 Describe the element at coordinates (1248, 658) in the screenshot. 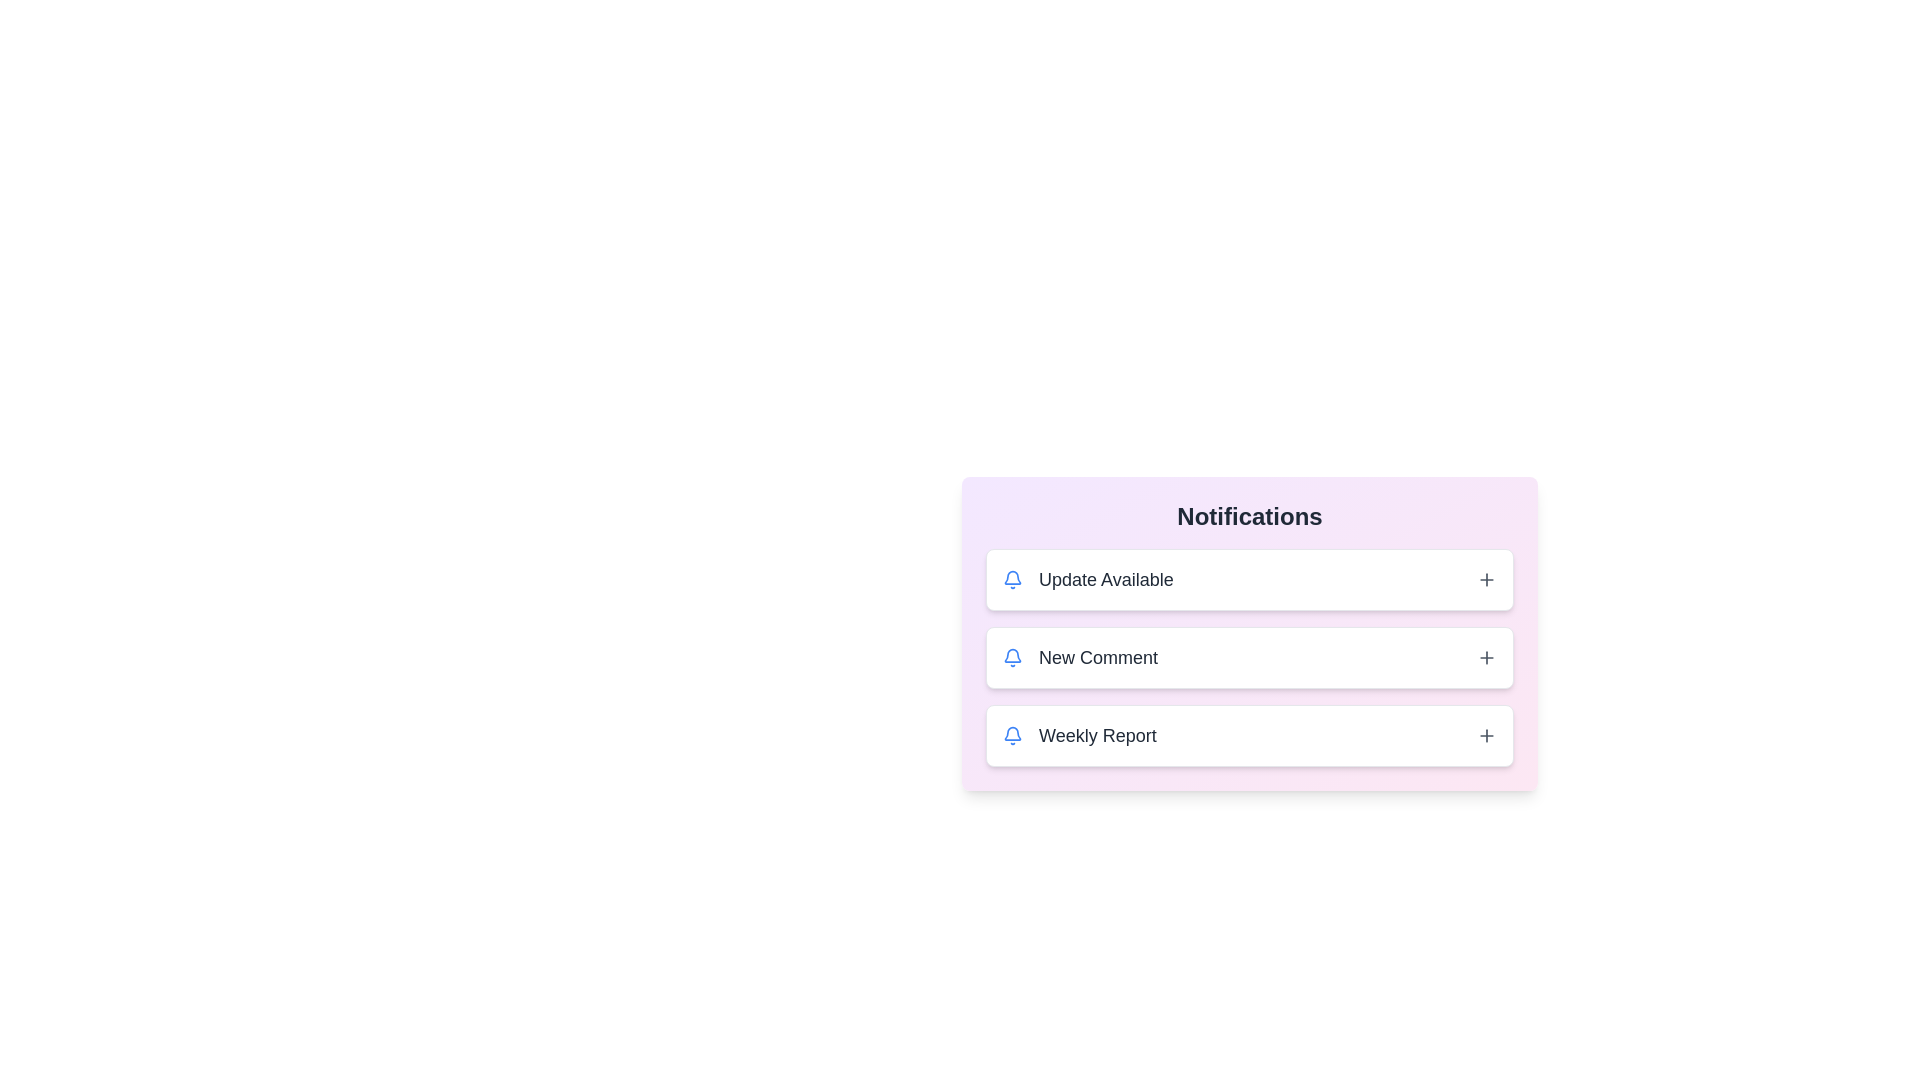

I see `the notification titled 'New Comment'` at that location.